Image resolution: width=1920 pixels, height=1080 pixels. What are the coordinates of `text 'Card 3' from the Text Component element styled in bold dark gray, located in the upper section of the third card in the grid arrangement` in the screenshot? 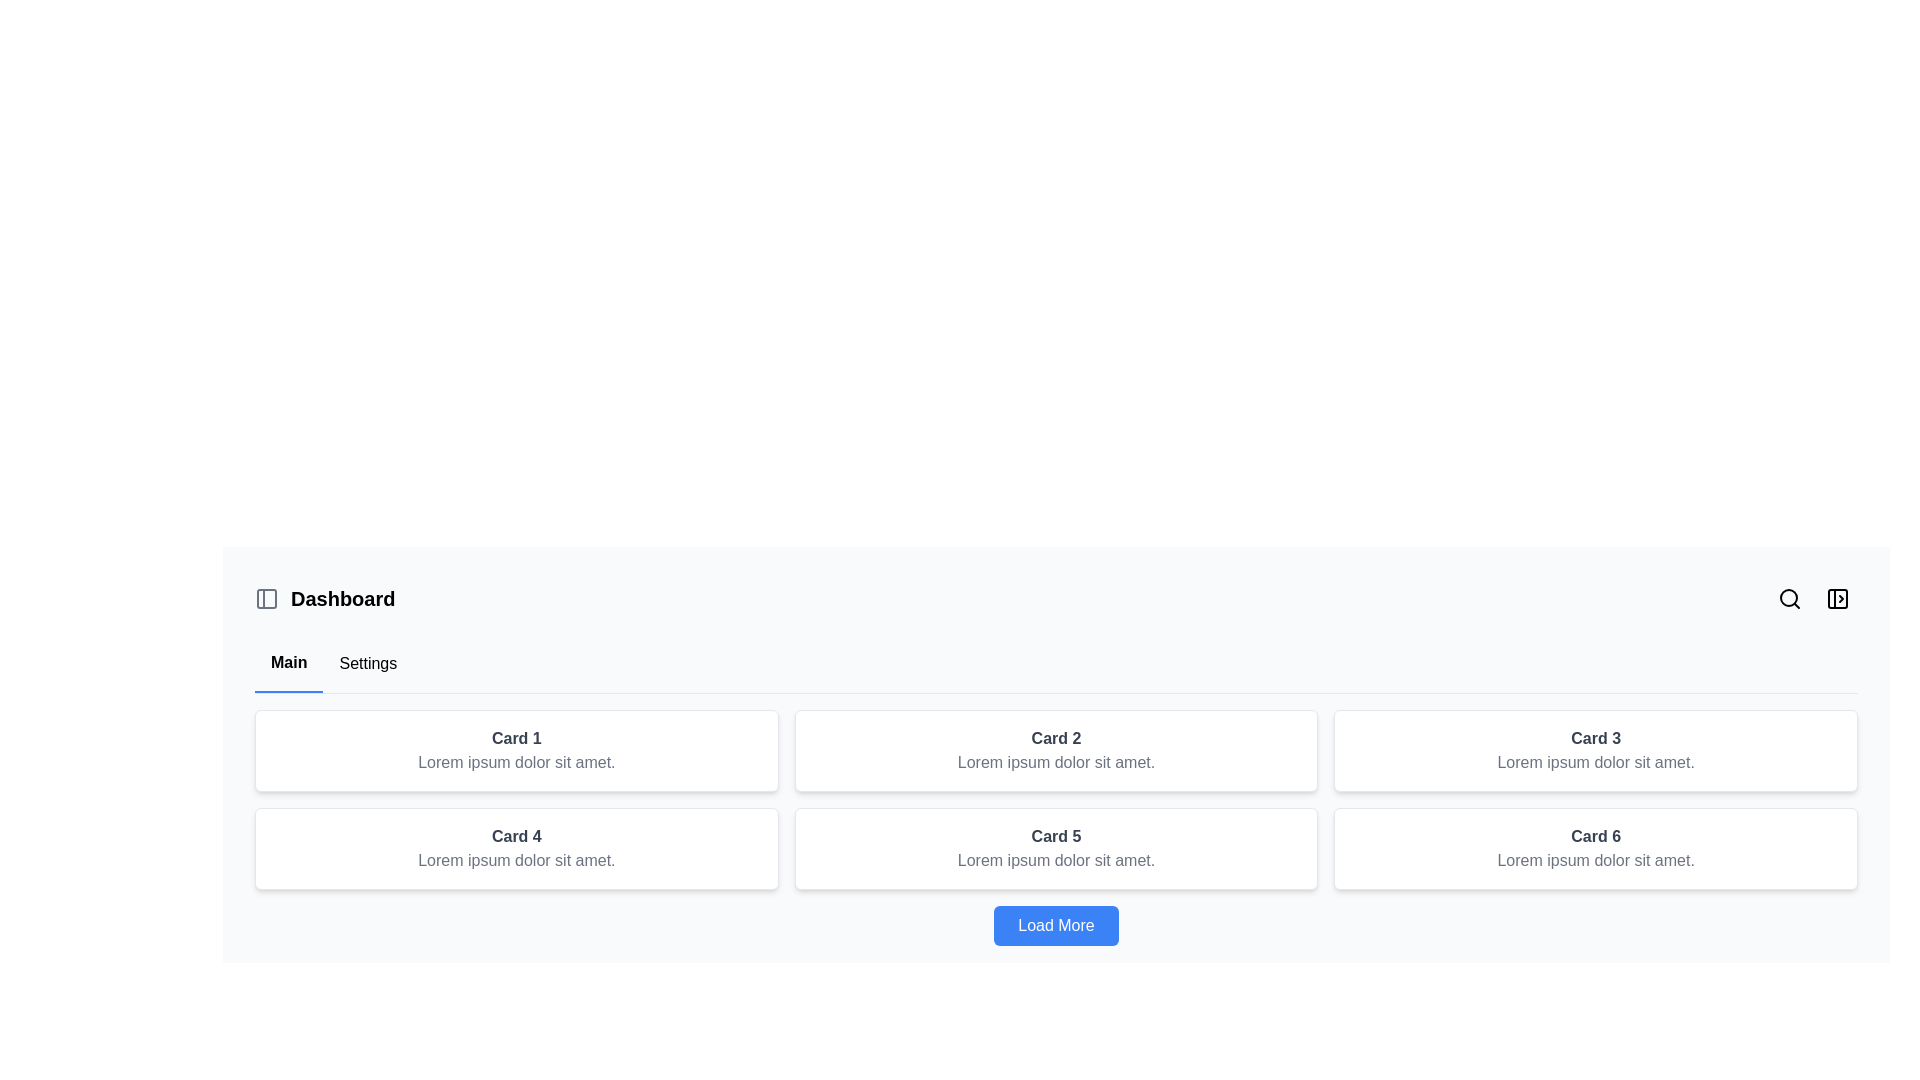 It's located at (1595, 739).